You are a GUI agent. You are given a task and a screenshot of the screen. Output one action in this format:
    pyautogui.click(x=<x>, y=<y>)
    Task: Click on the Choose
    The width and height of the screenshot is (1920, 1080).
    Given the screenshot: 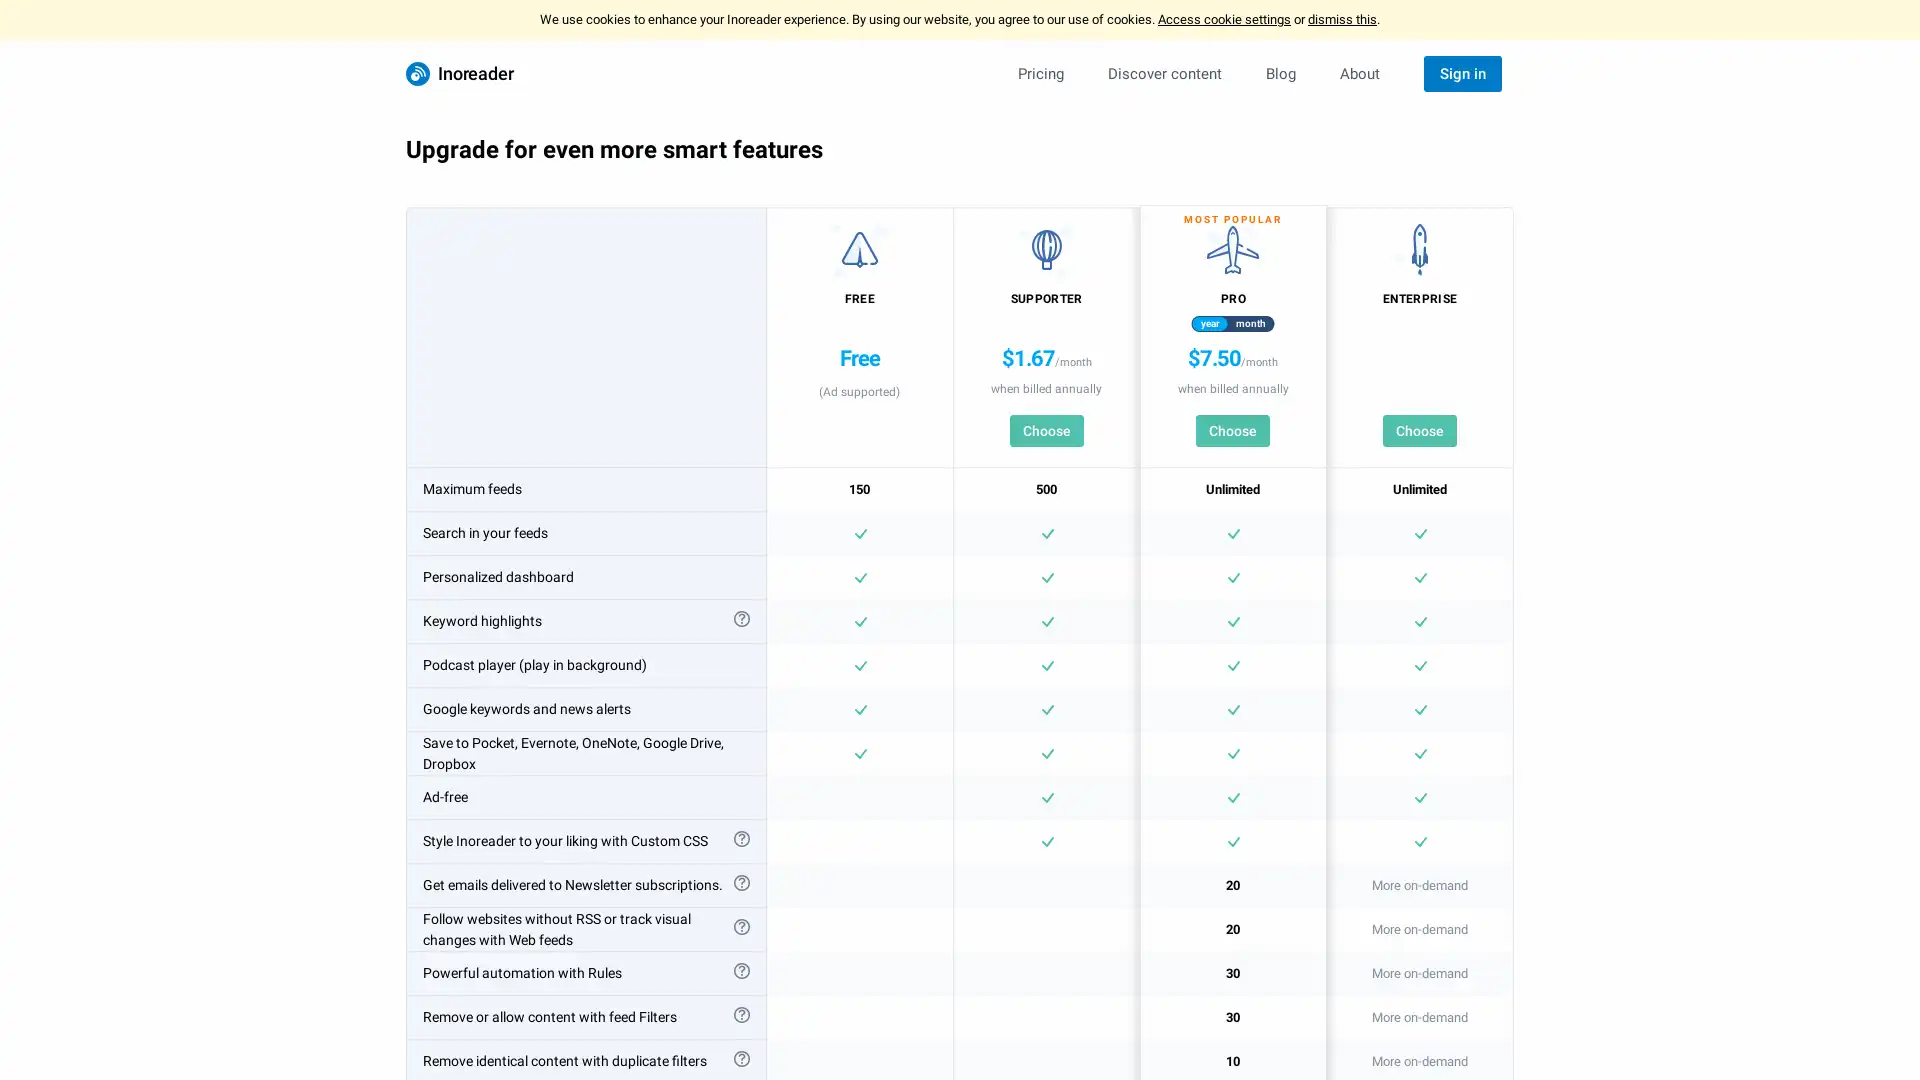 What is the action you would take?
    pyautogui.click(x=1045, y=430)
    